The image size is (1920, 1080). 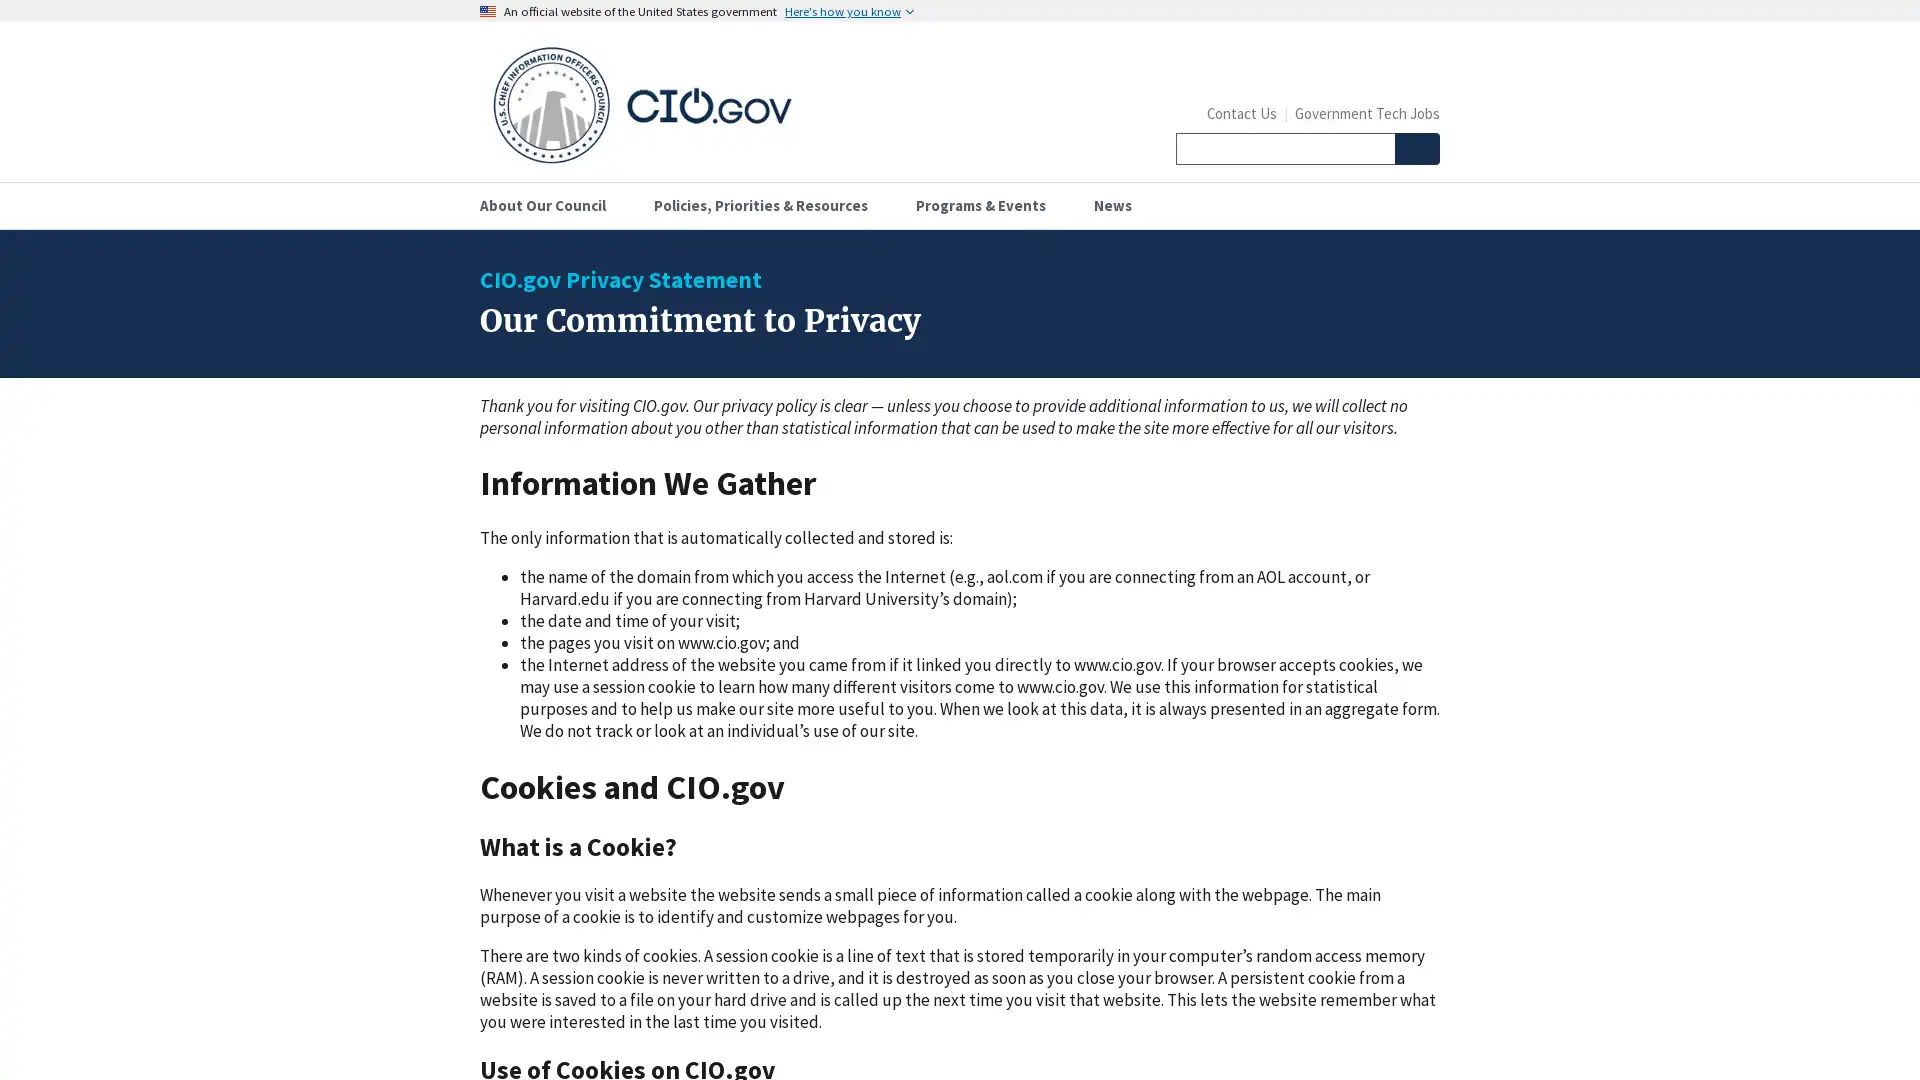 What do you see at coordinates (551, 205) in the screenshot?
I see `About Our Council` at bounding box center [551, 205].